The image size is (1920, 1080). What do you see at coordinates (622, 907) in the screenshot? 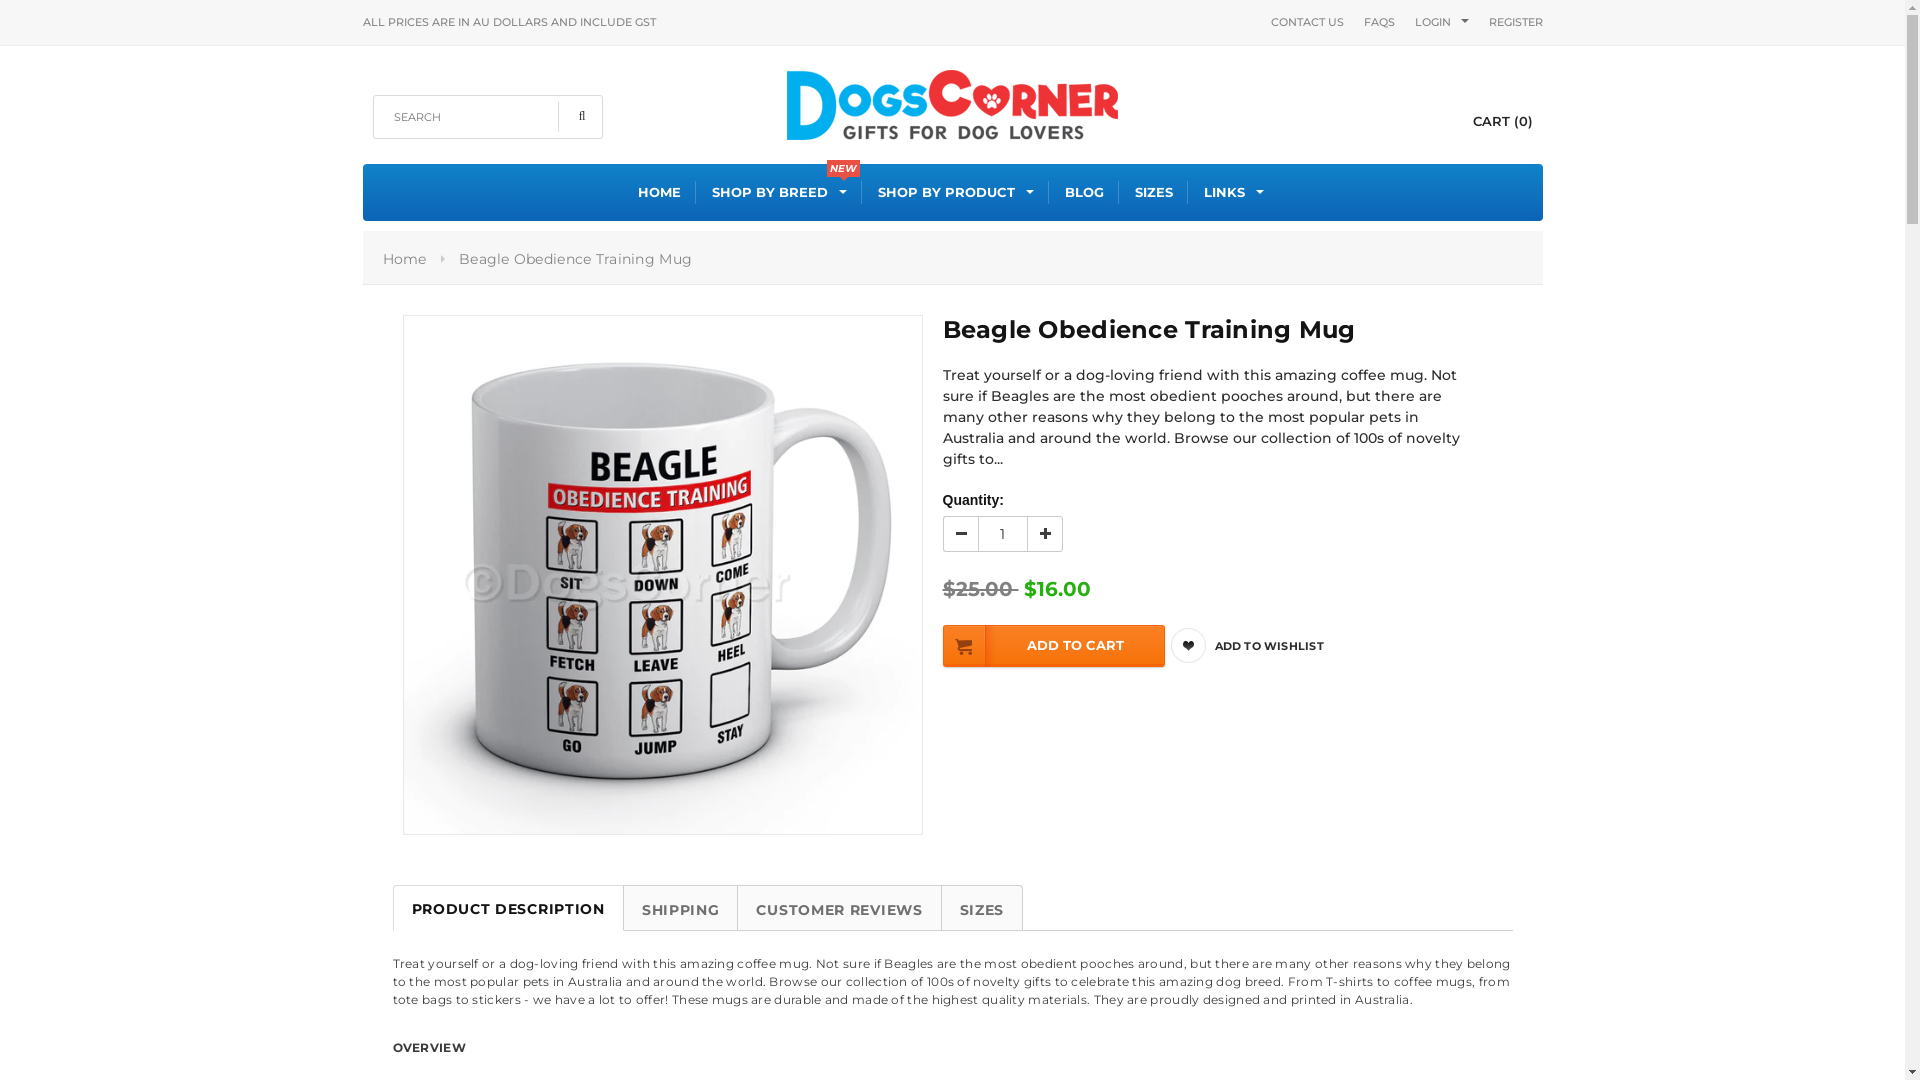
I see `'SHIPPING'` at bounding box center [622, 907].